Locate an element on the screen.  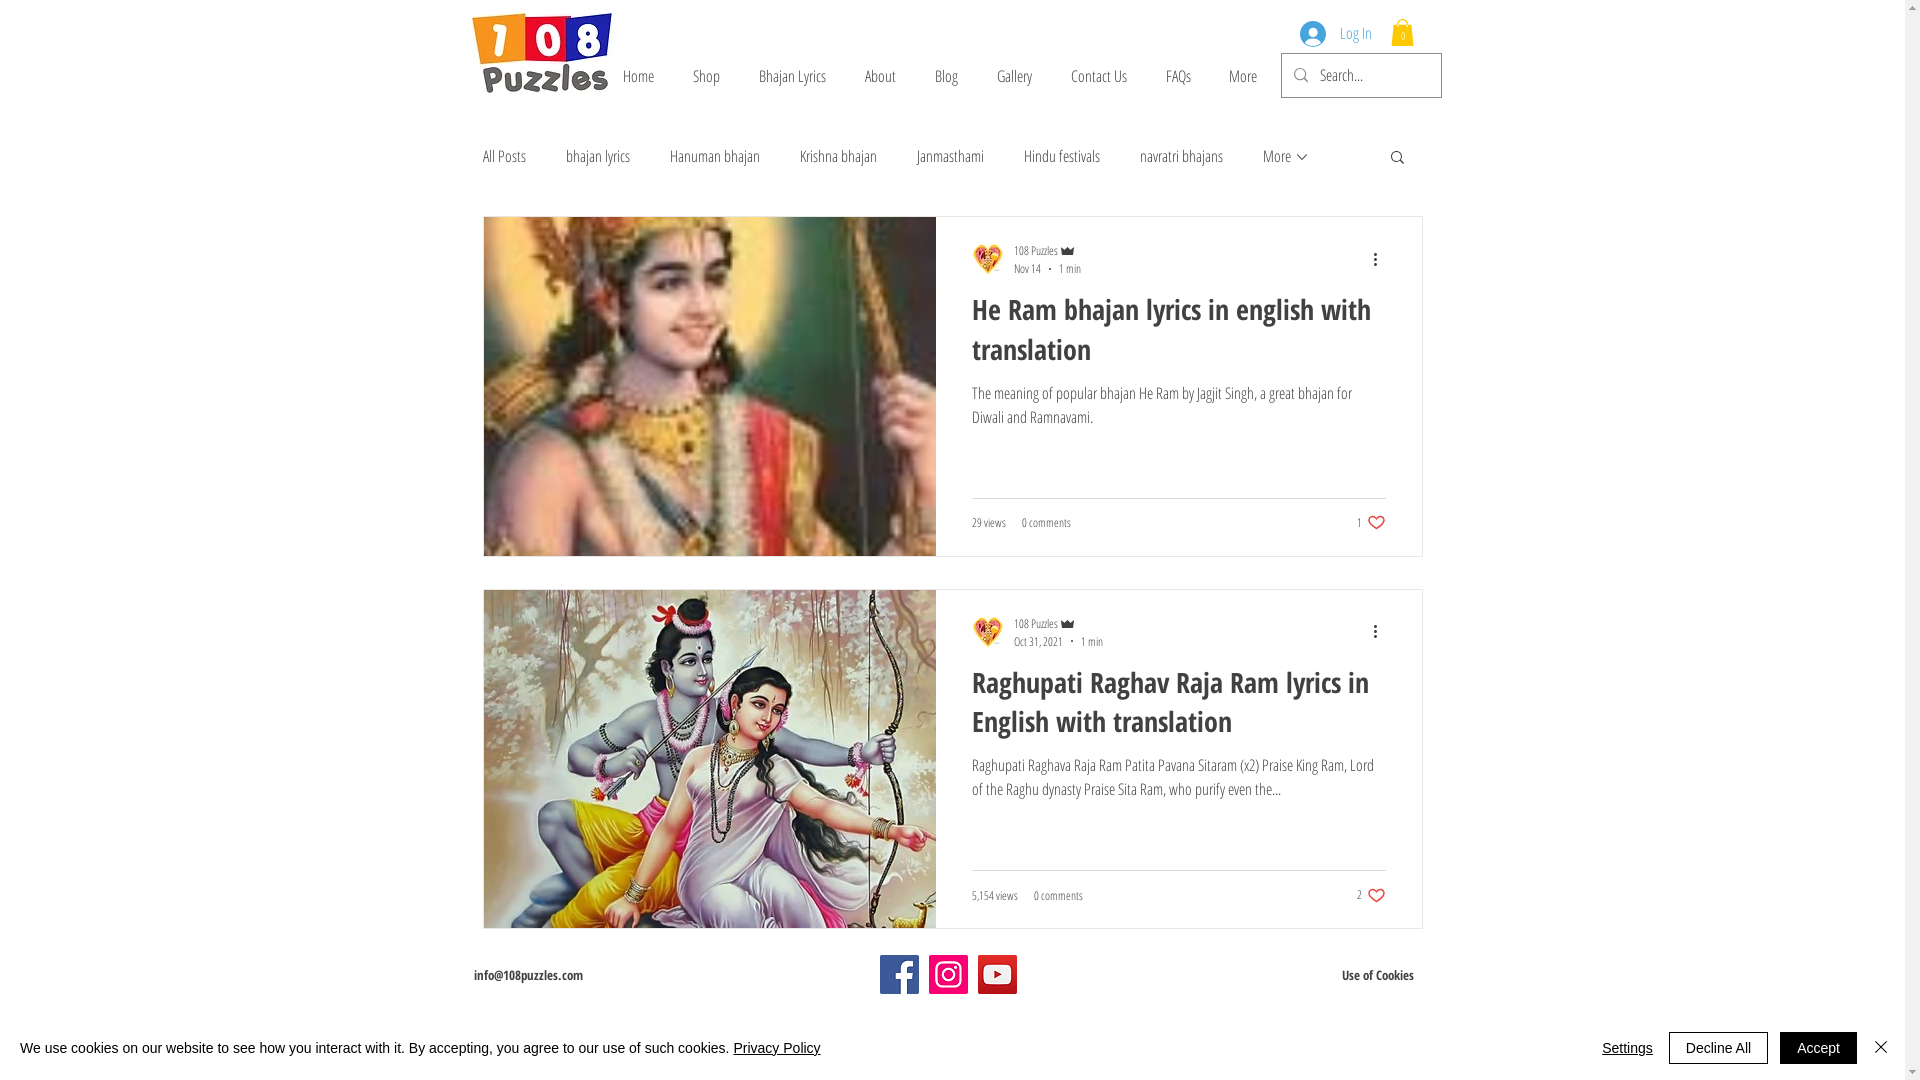
'Decline All' is located at coordinates (1717, 1047).